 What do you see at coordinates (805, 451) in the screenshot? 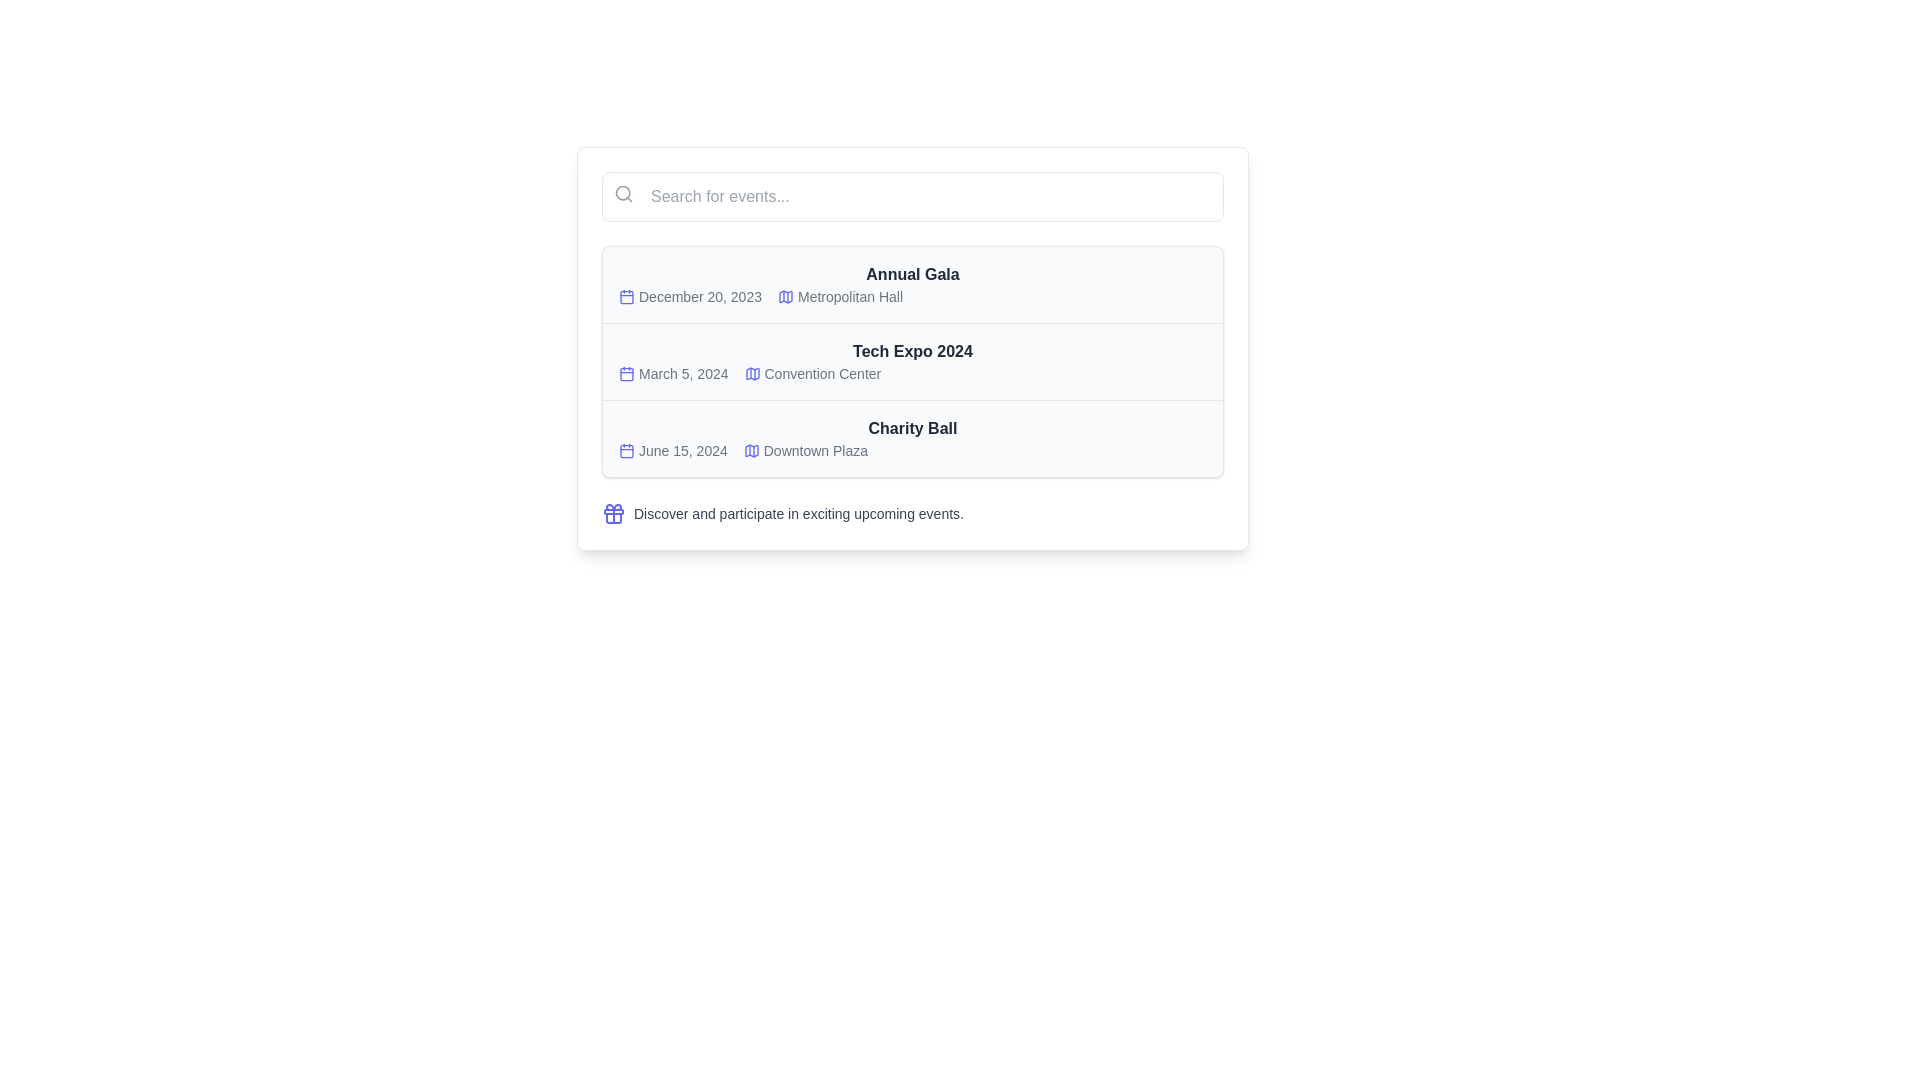
I see `the icon displaying the venue name for the 'Charity Ball' event` at bounding box center [805, 451].